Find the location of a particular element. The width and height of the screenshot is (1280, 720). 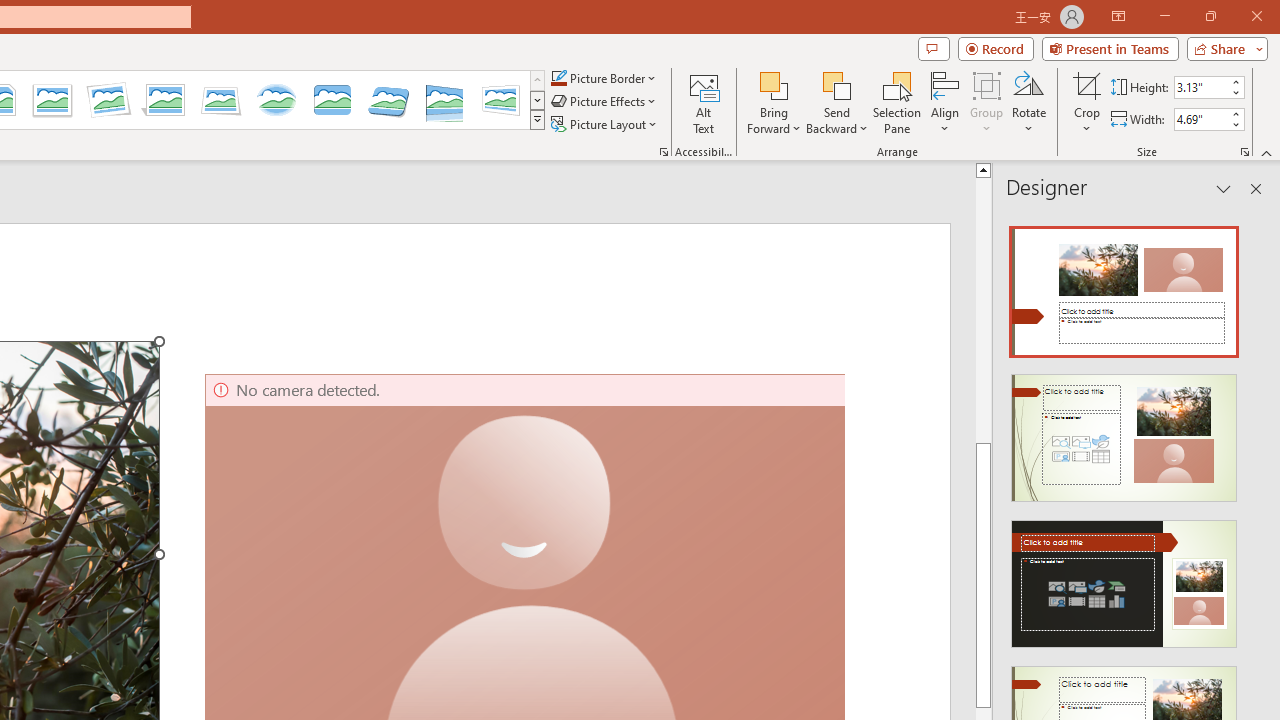

'Perspective Shadow, White' is located at coordinates (165, 100).